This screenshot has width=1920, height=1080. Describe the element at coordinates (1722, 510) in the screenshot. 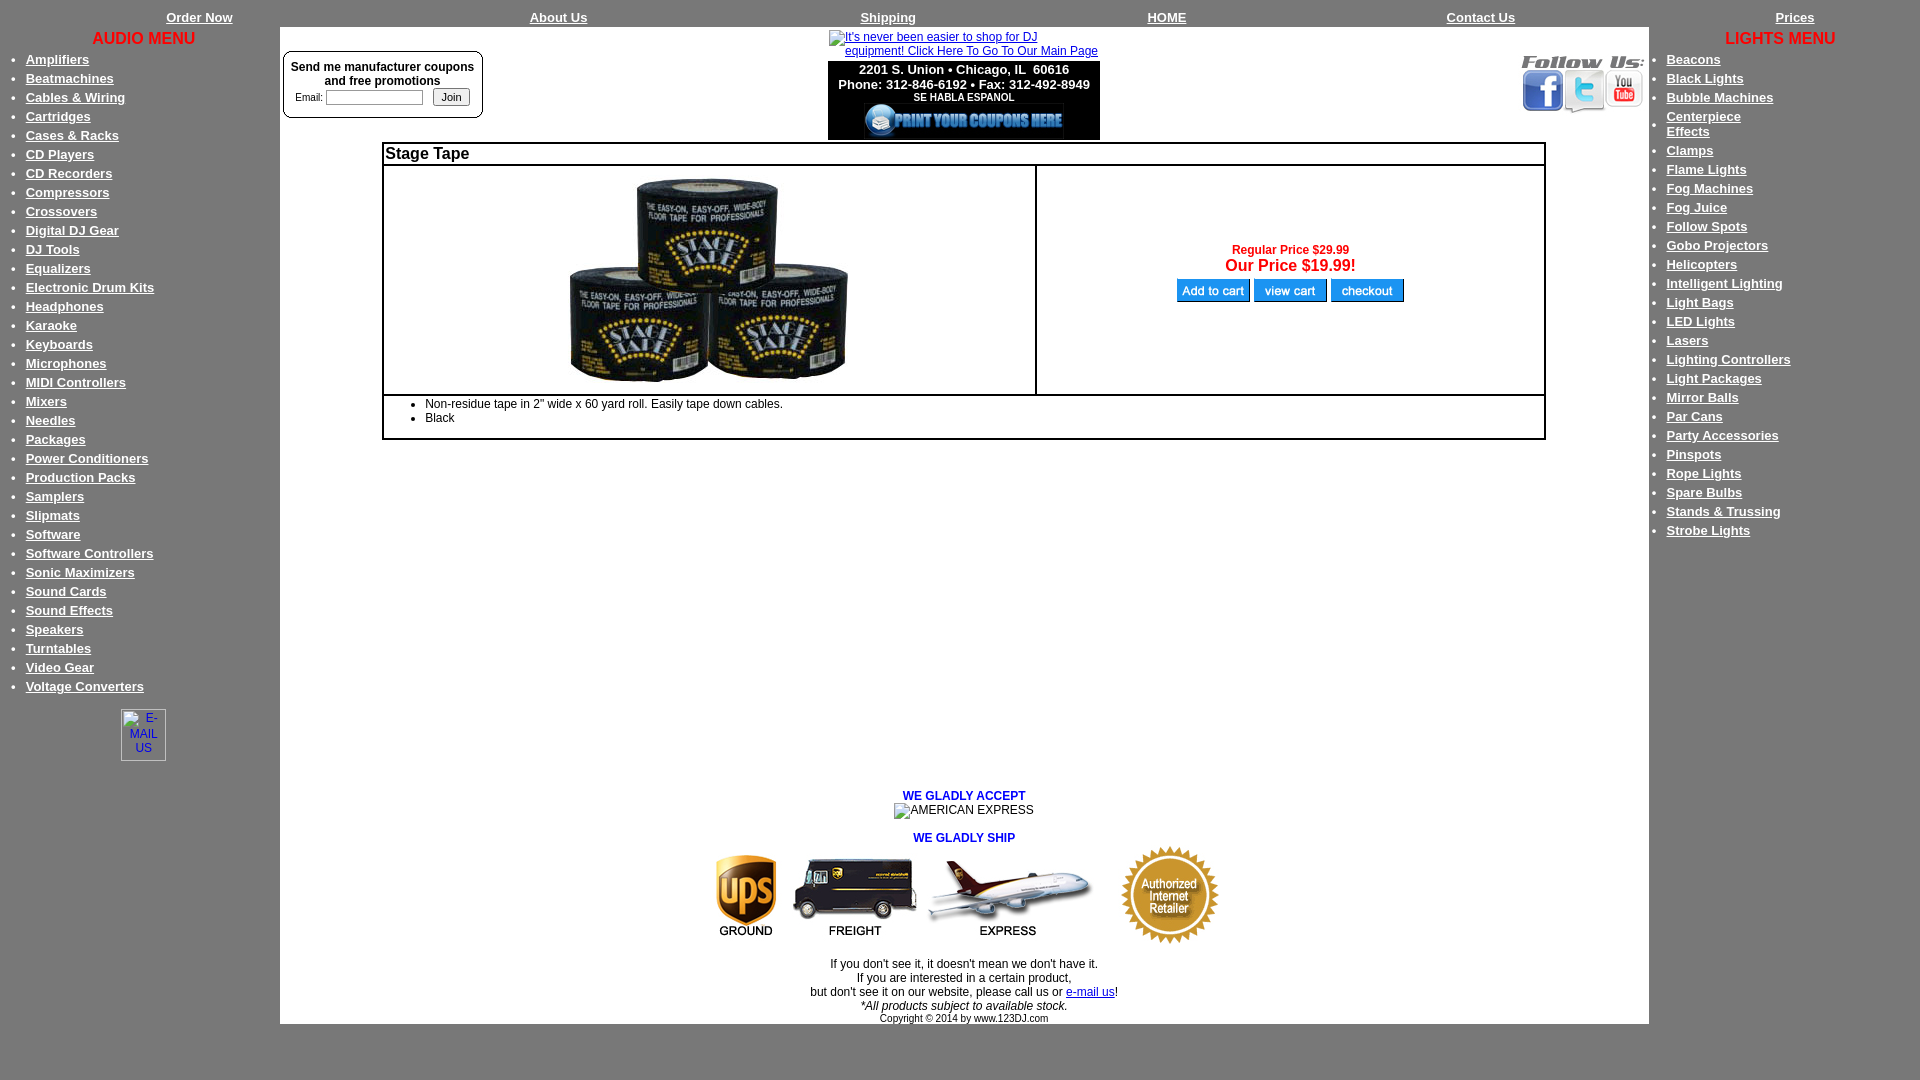

I see `'Stands & Trussing'` at that location.